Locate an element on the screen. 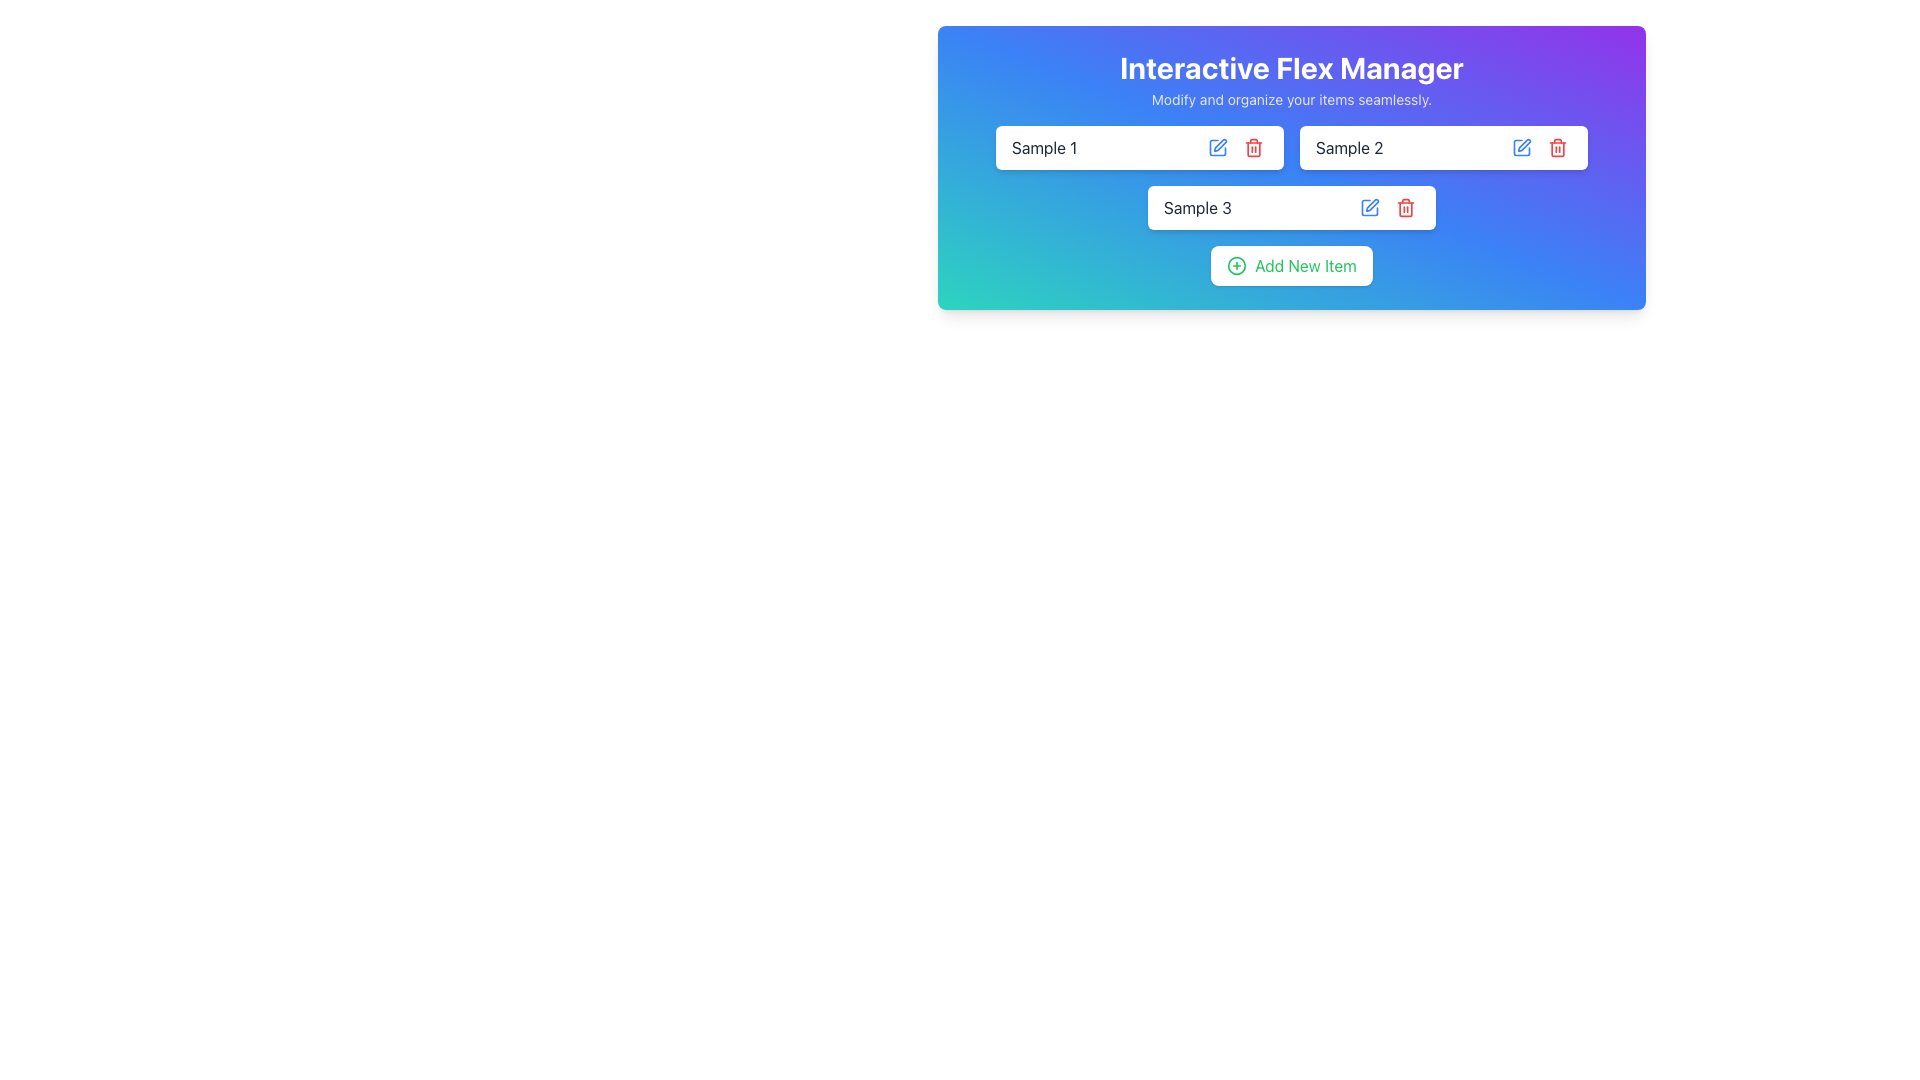  the edit icon located immediately to the right of the 'Sample 2' text entry is located at coordinates (1520, 146).